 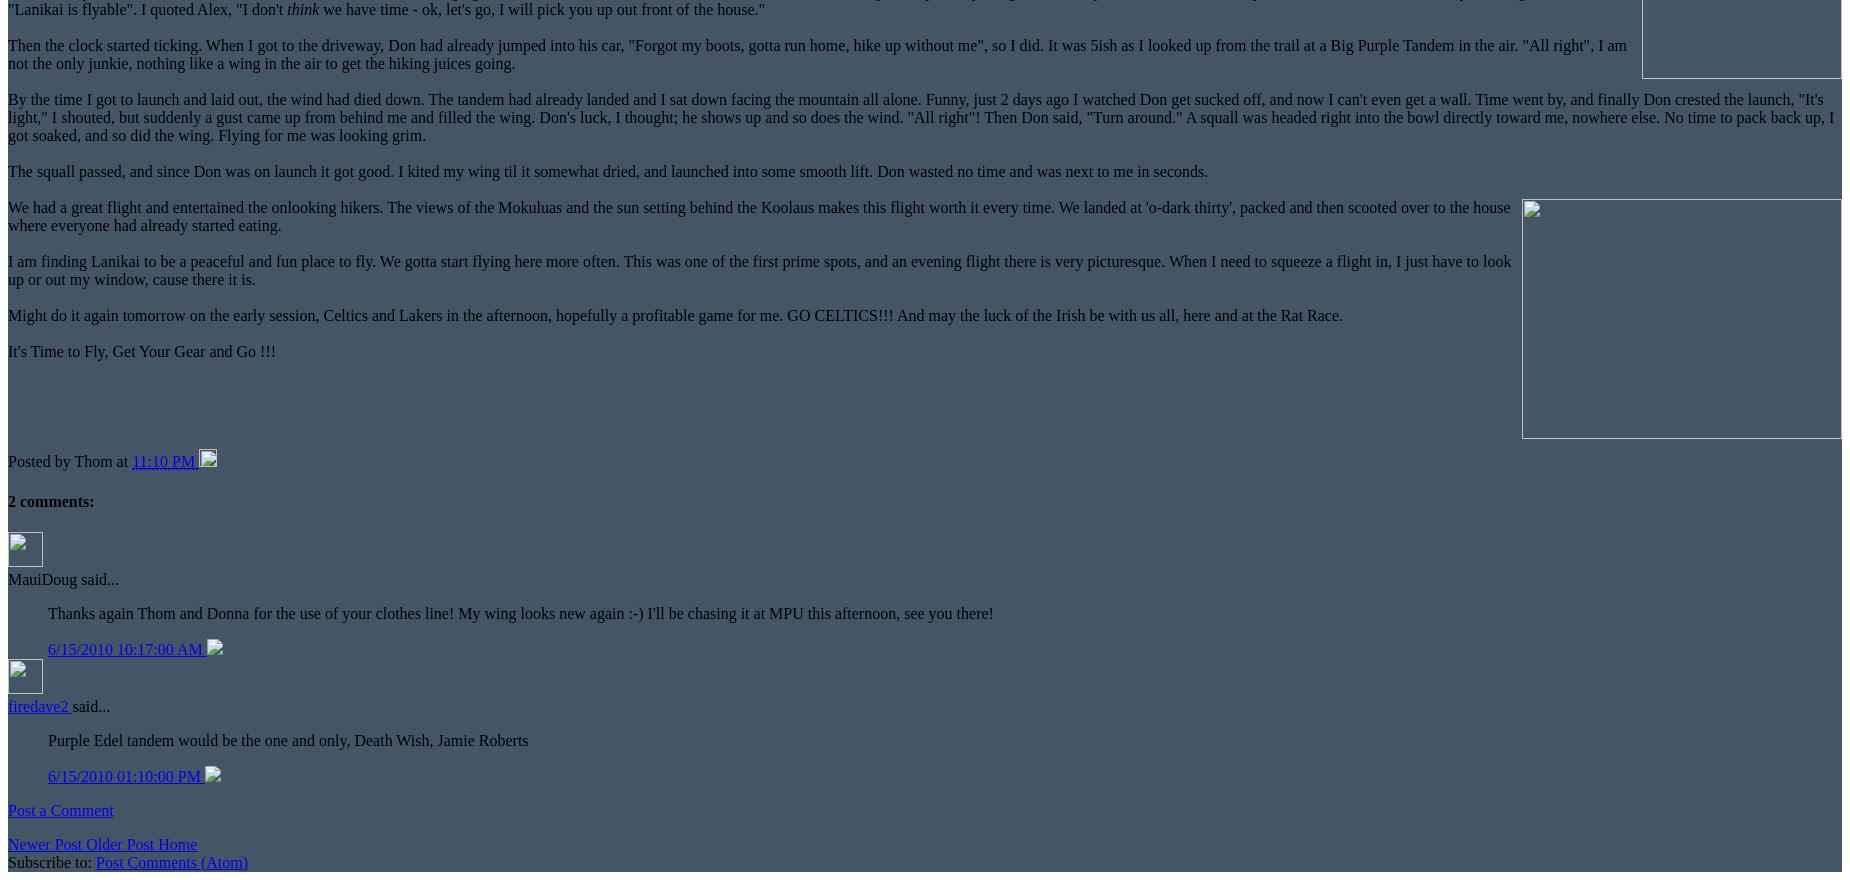 I want to click on 'Then the clock started ticking. When I got to the driveway, Don had already jumped into his car, "Forgot my boots, gotta run home, hike up without me", so I did. It was 5ish as I looked up from the trail at a Big Purple Tandem in the air. "All right", I am not the only junkie, nothing like a wing in the air to get the hiking juices going.', so click(x=817, y=54).